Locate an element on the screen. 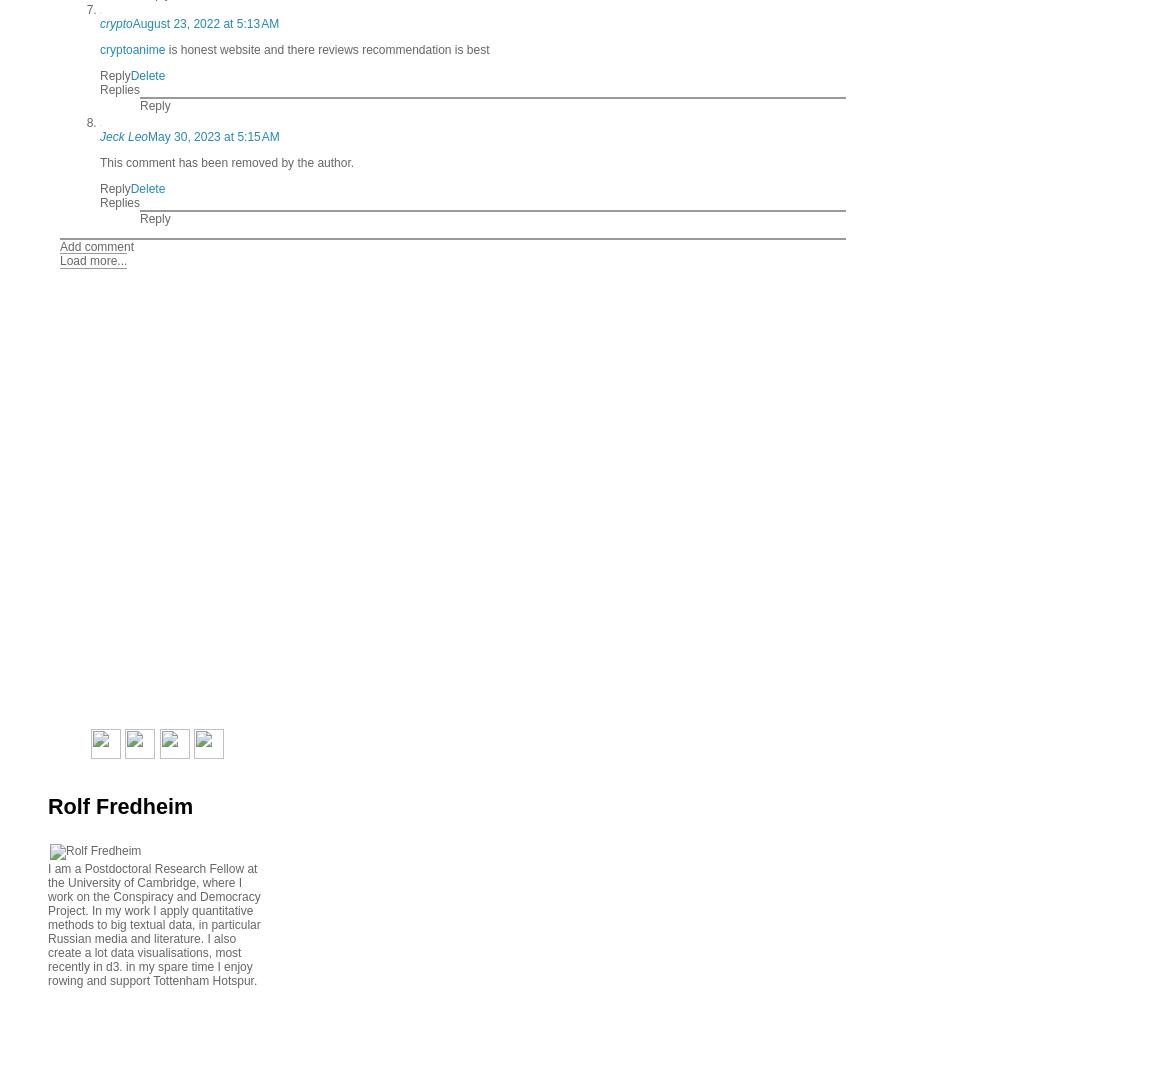 The height and width of the screenshot is (1067, 1158). 'May 30, 2023 at 5:15 AM' is located at coordinates (146, 135).